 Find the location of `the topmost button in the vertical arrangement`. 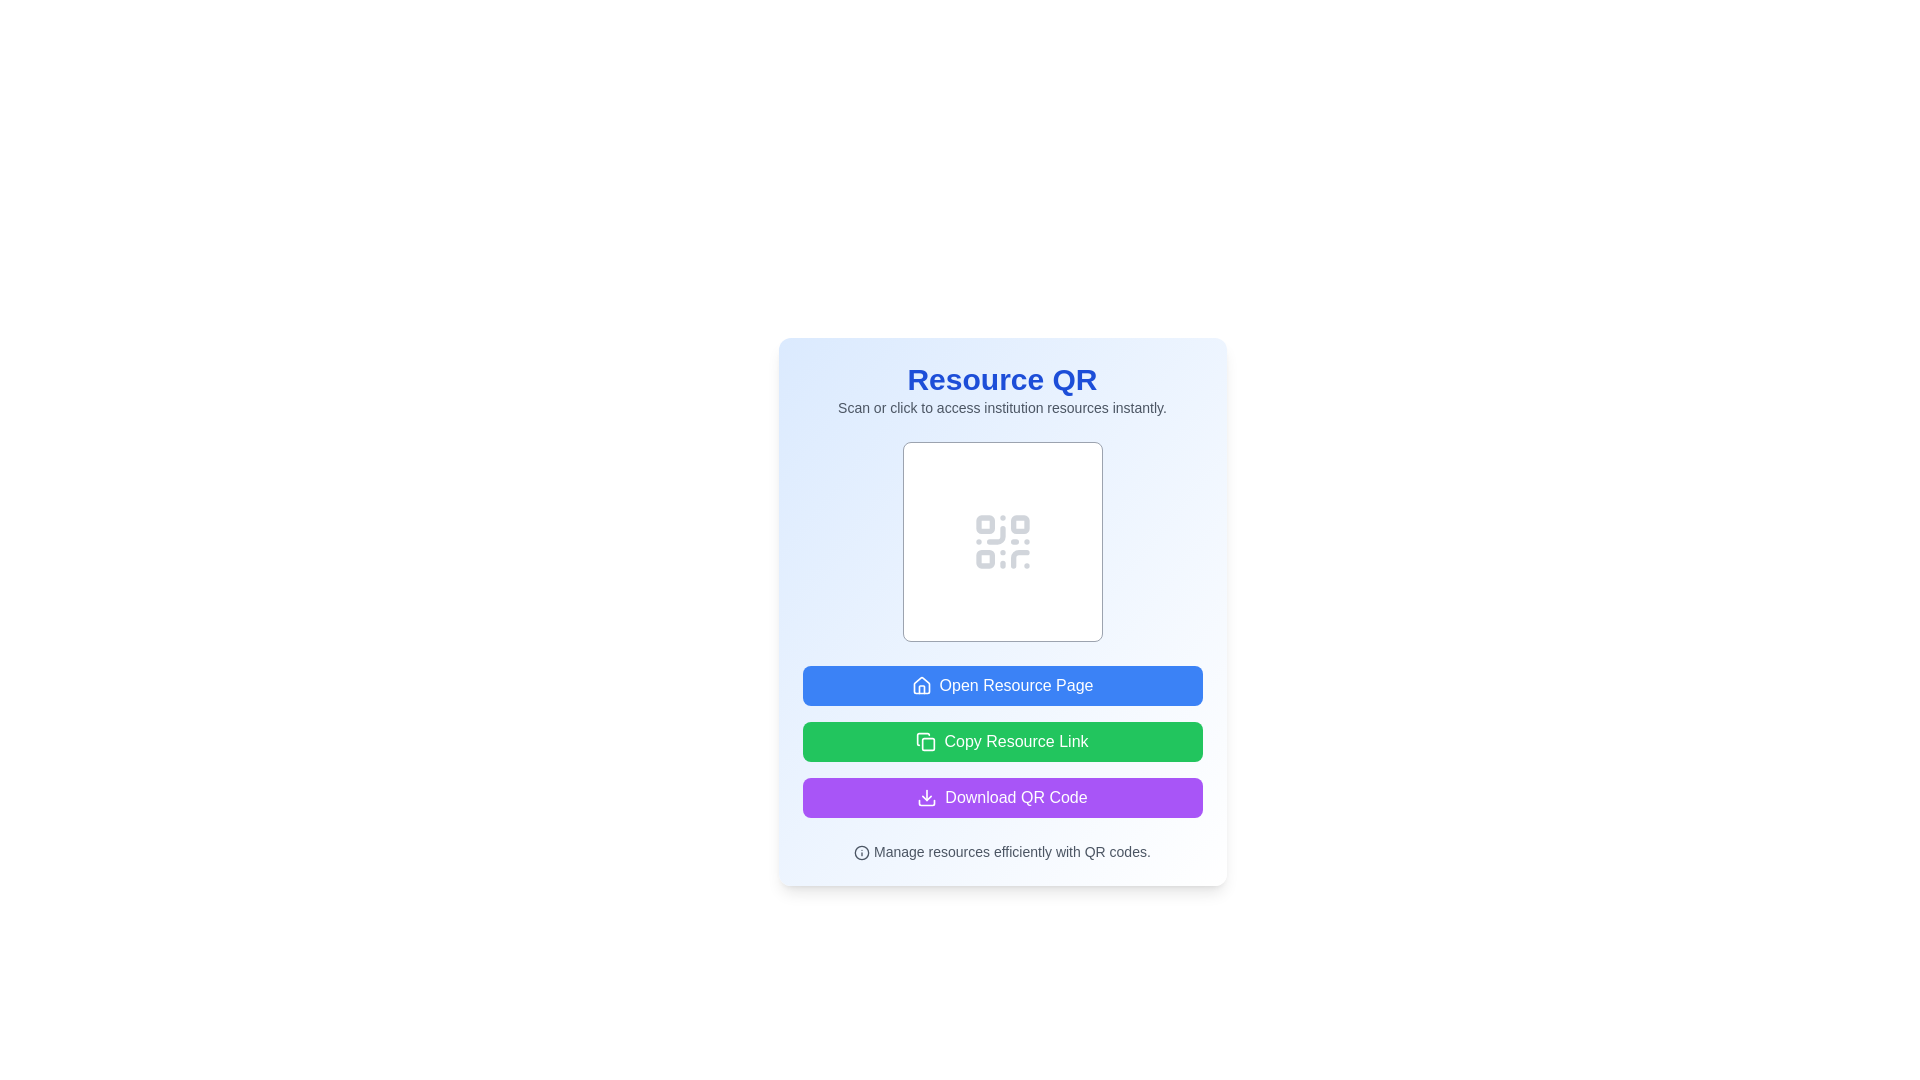

the topmost button in the vertical arrangement is located at coordinates (1002, 685).